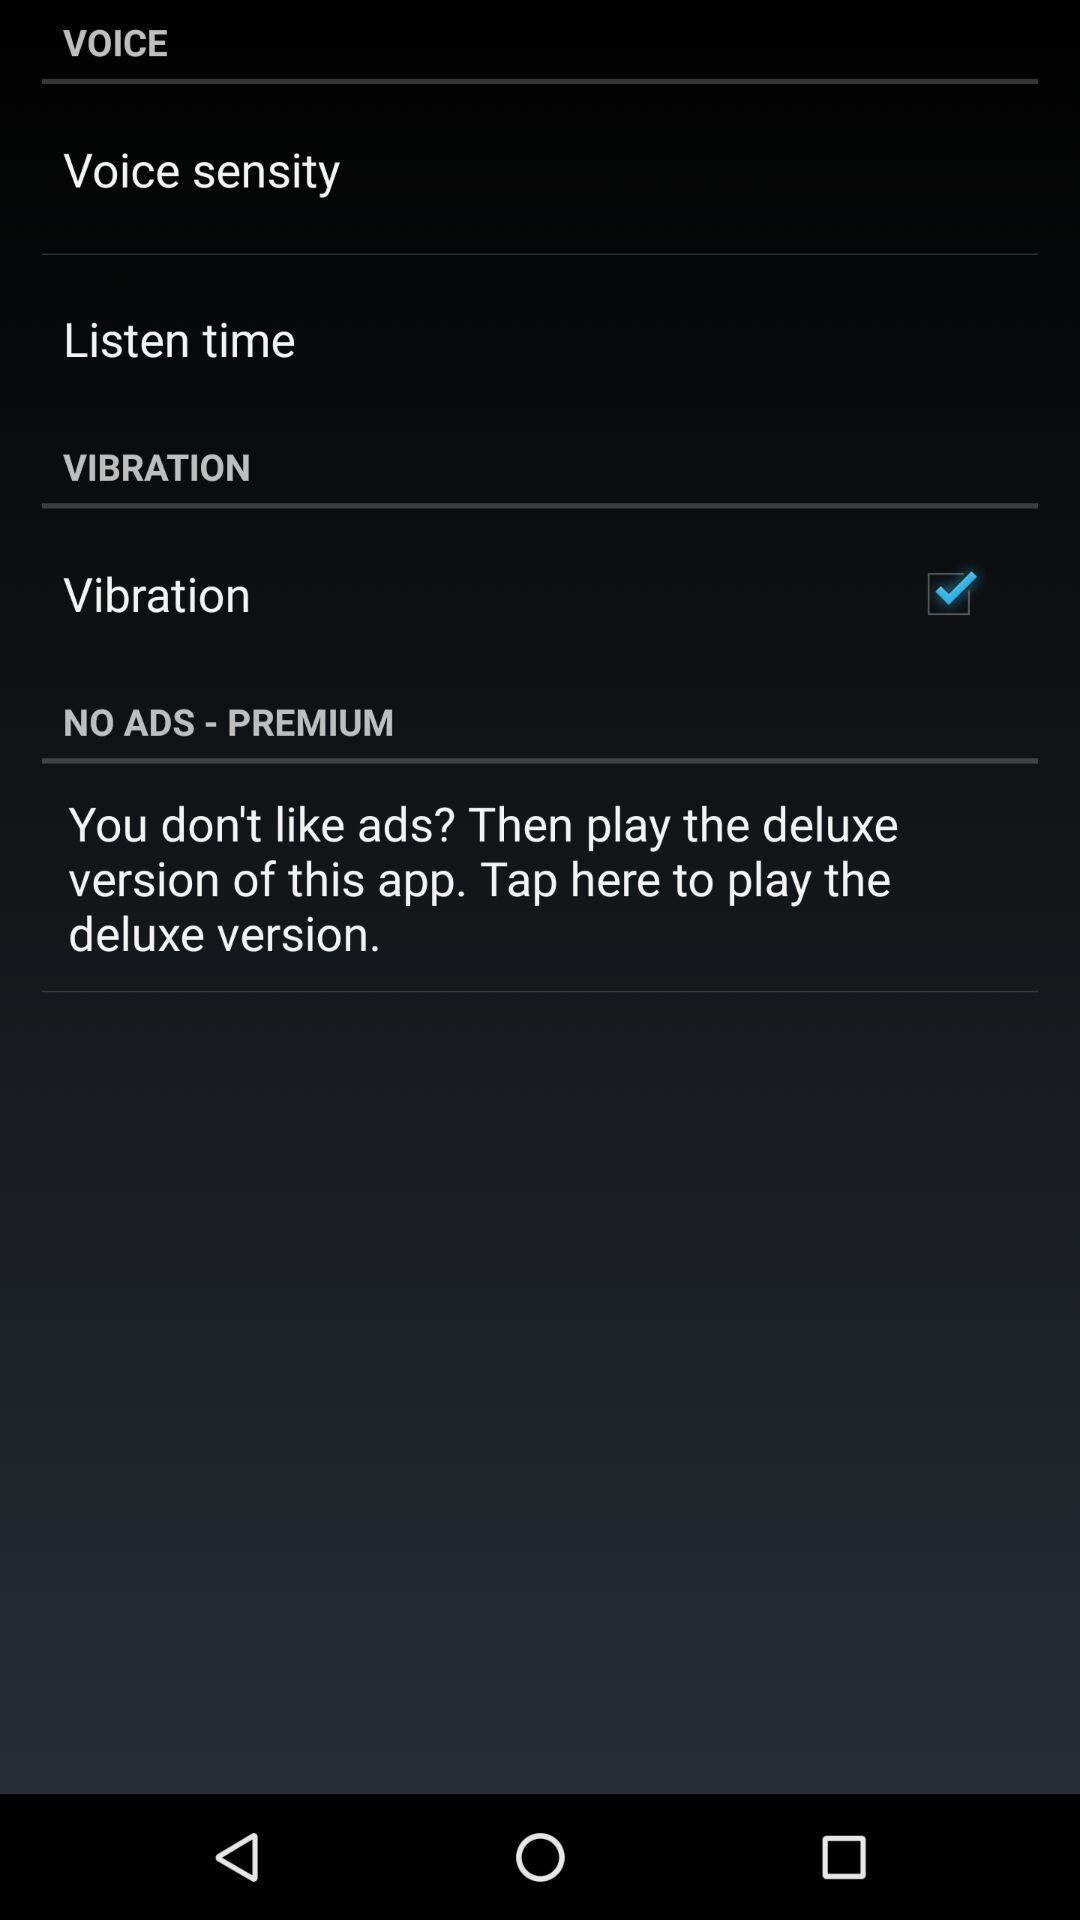 The image size is (1080, 1920). What do you see at coordinates (178, 338) in the screenshot?
I see `the app below voice sensity item` at bounding box center [178, 338].